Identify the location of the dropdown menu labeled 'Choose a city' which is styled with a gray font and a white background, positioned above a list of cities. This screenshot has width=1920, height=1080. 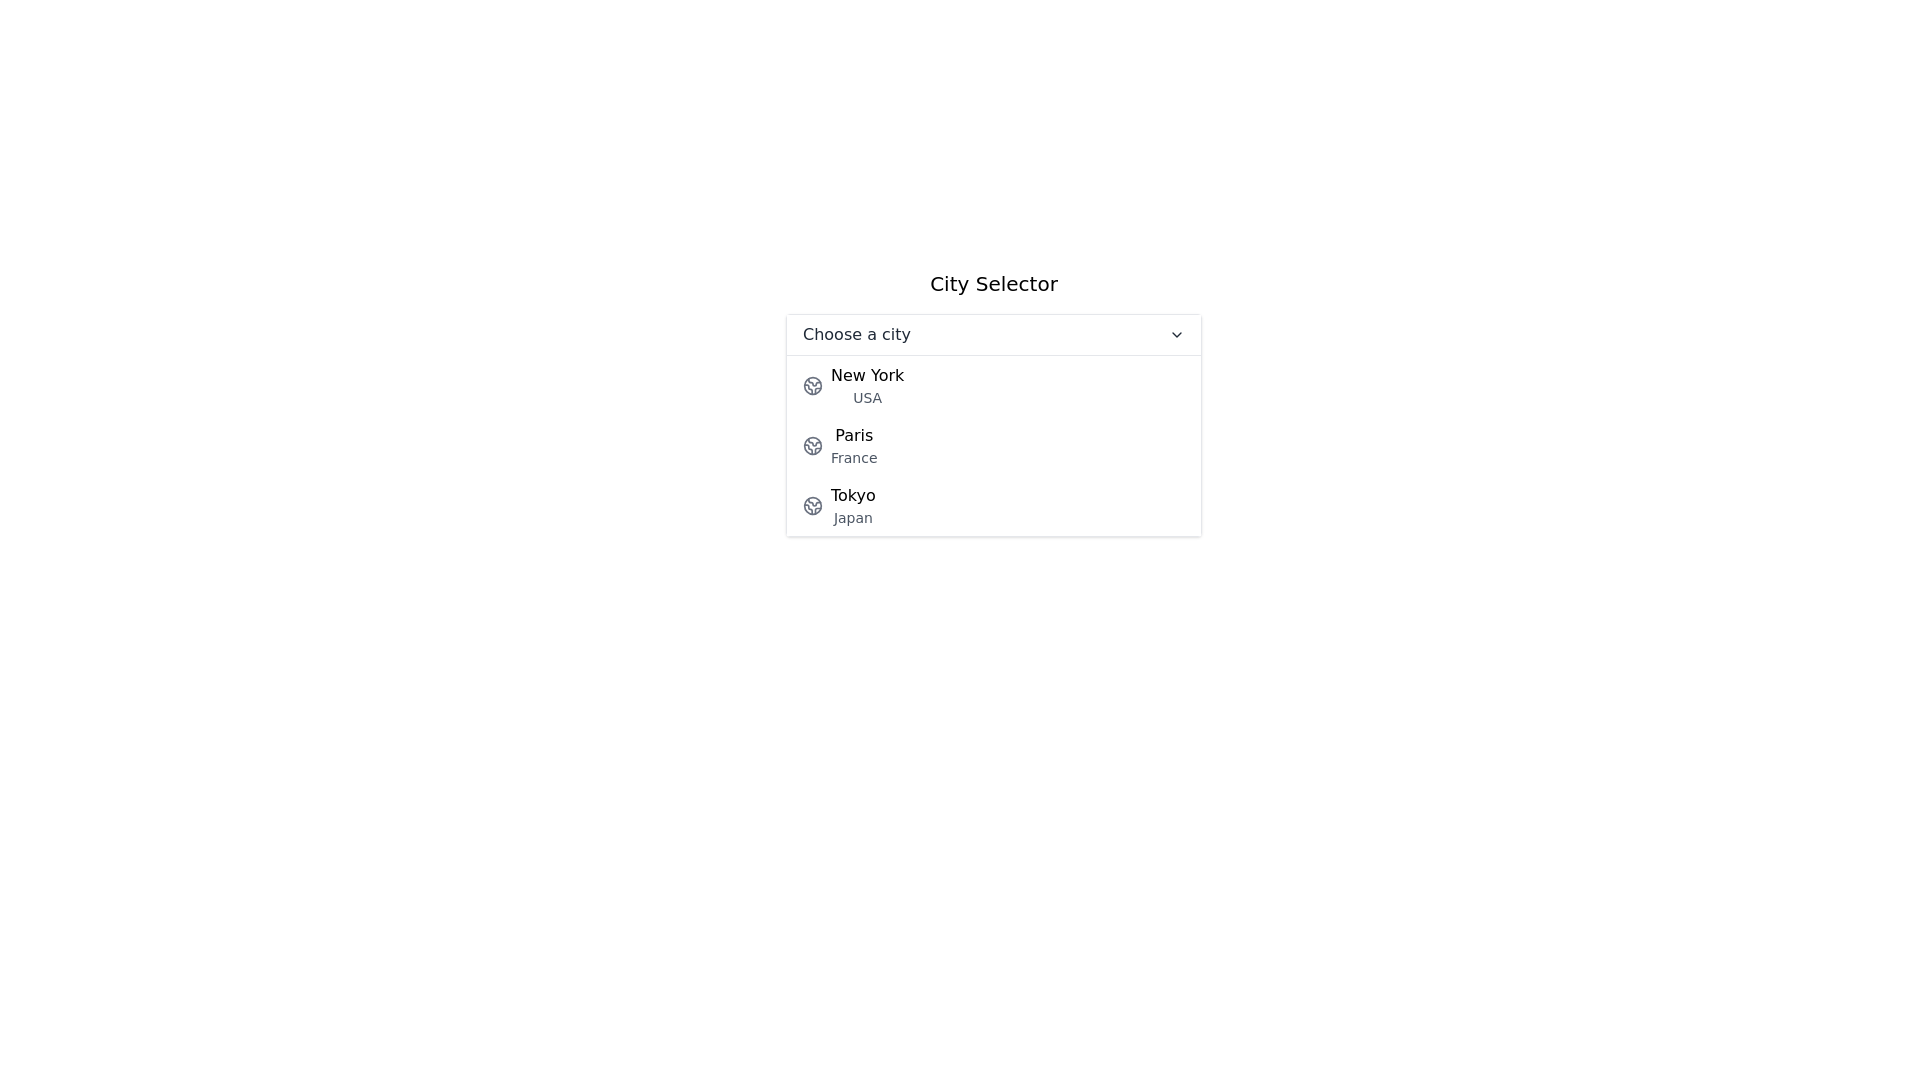
(993, 334).